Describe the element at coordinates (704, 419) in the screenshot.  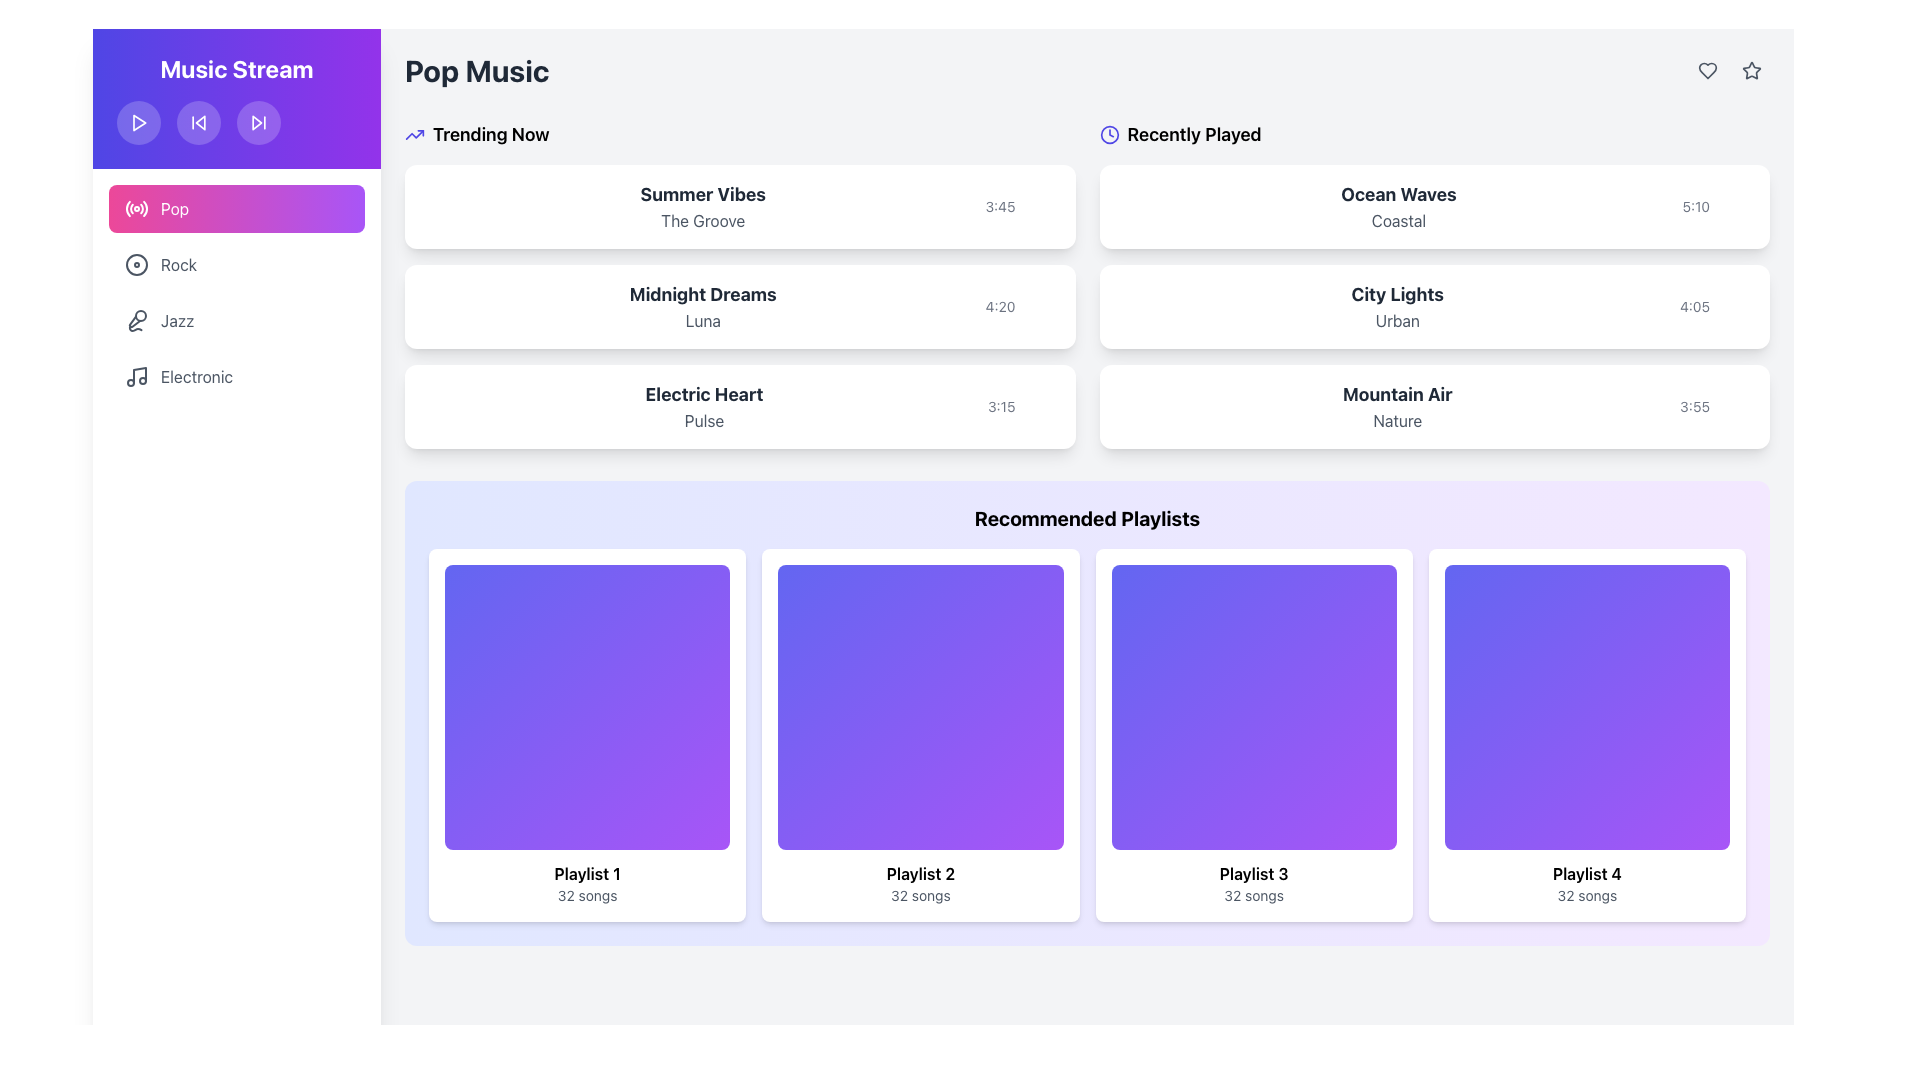
I see `the text label that serves as a subtitle for the music track 'Electric Heart', which is positioned directly beneath the title in the 'Trending Now' section` at that location.